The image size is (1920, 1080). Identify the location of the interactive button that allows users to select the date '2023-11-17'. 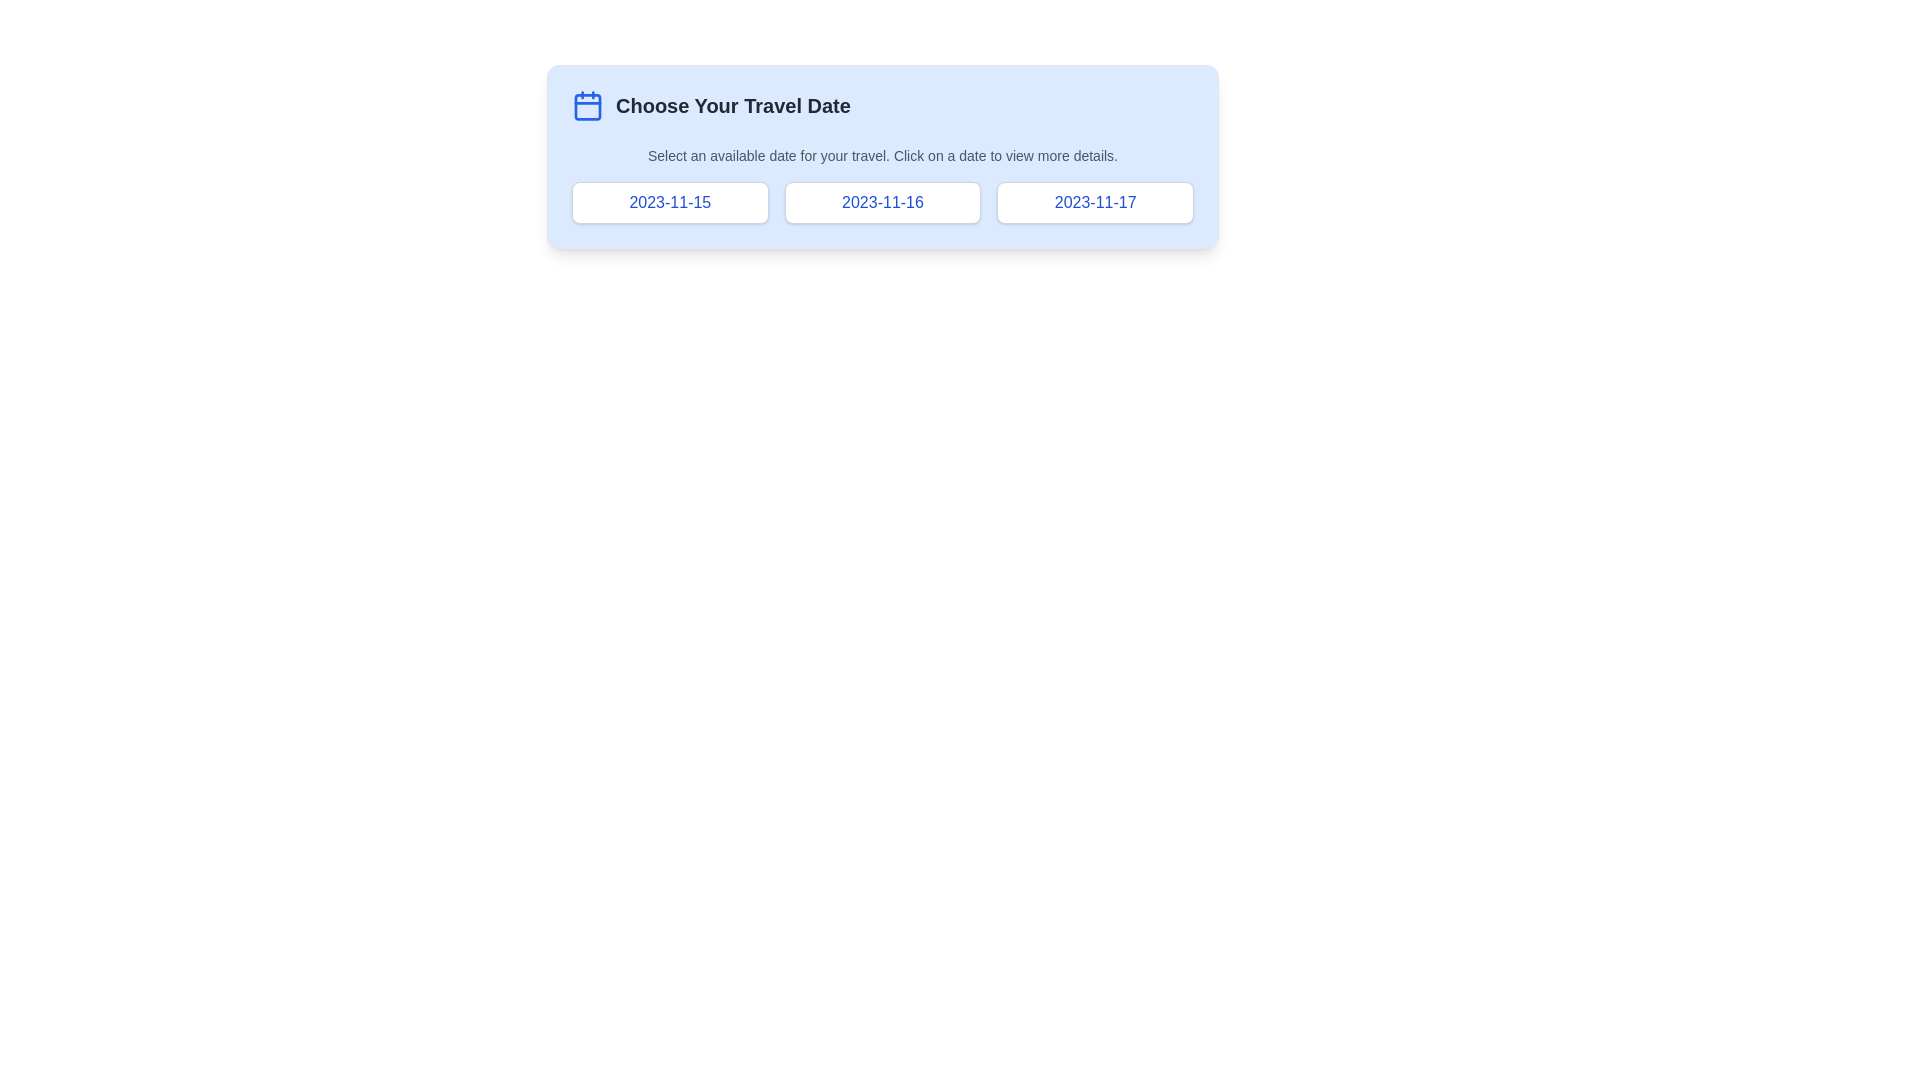
(1094, 203).